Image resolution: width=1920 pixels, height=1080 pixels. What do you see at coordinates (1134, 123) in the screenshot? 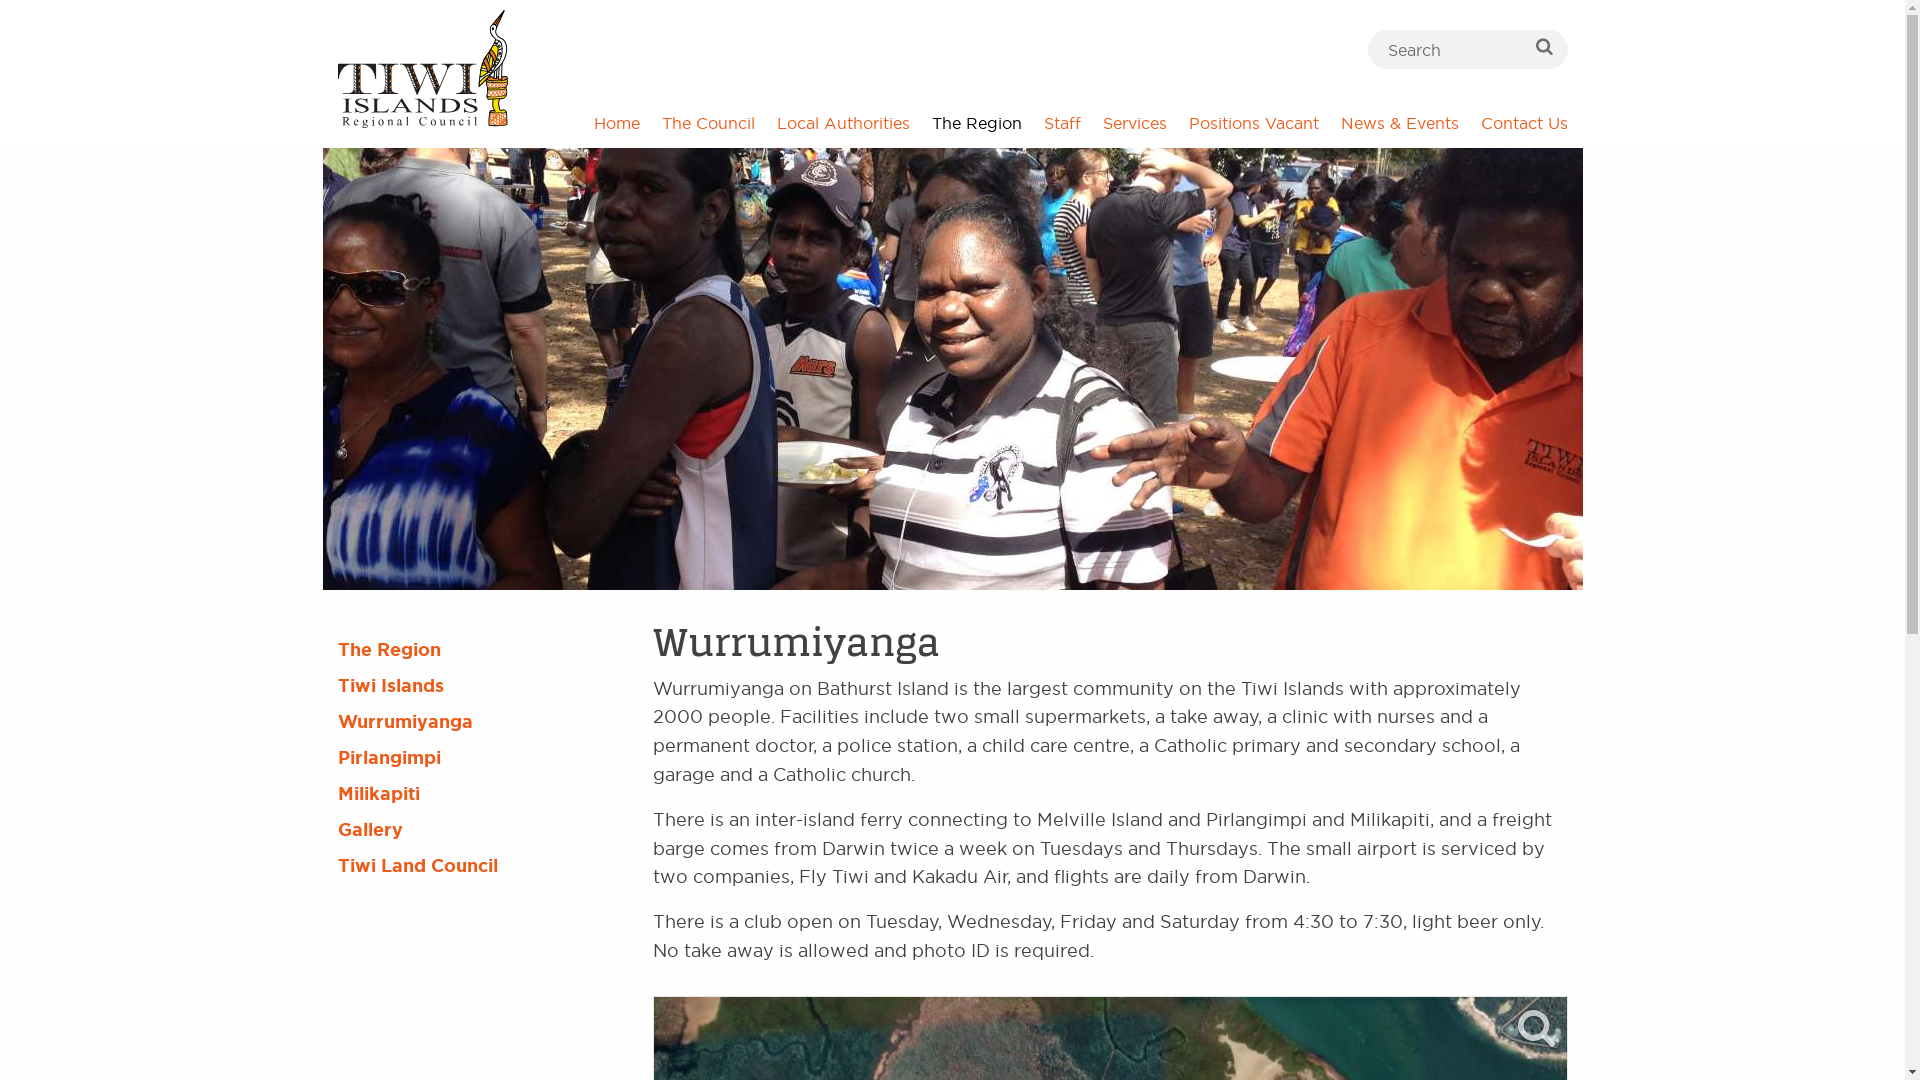
I see `'Services'` at bounding box center [1134, 123].